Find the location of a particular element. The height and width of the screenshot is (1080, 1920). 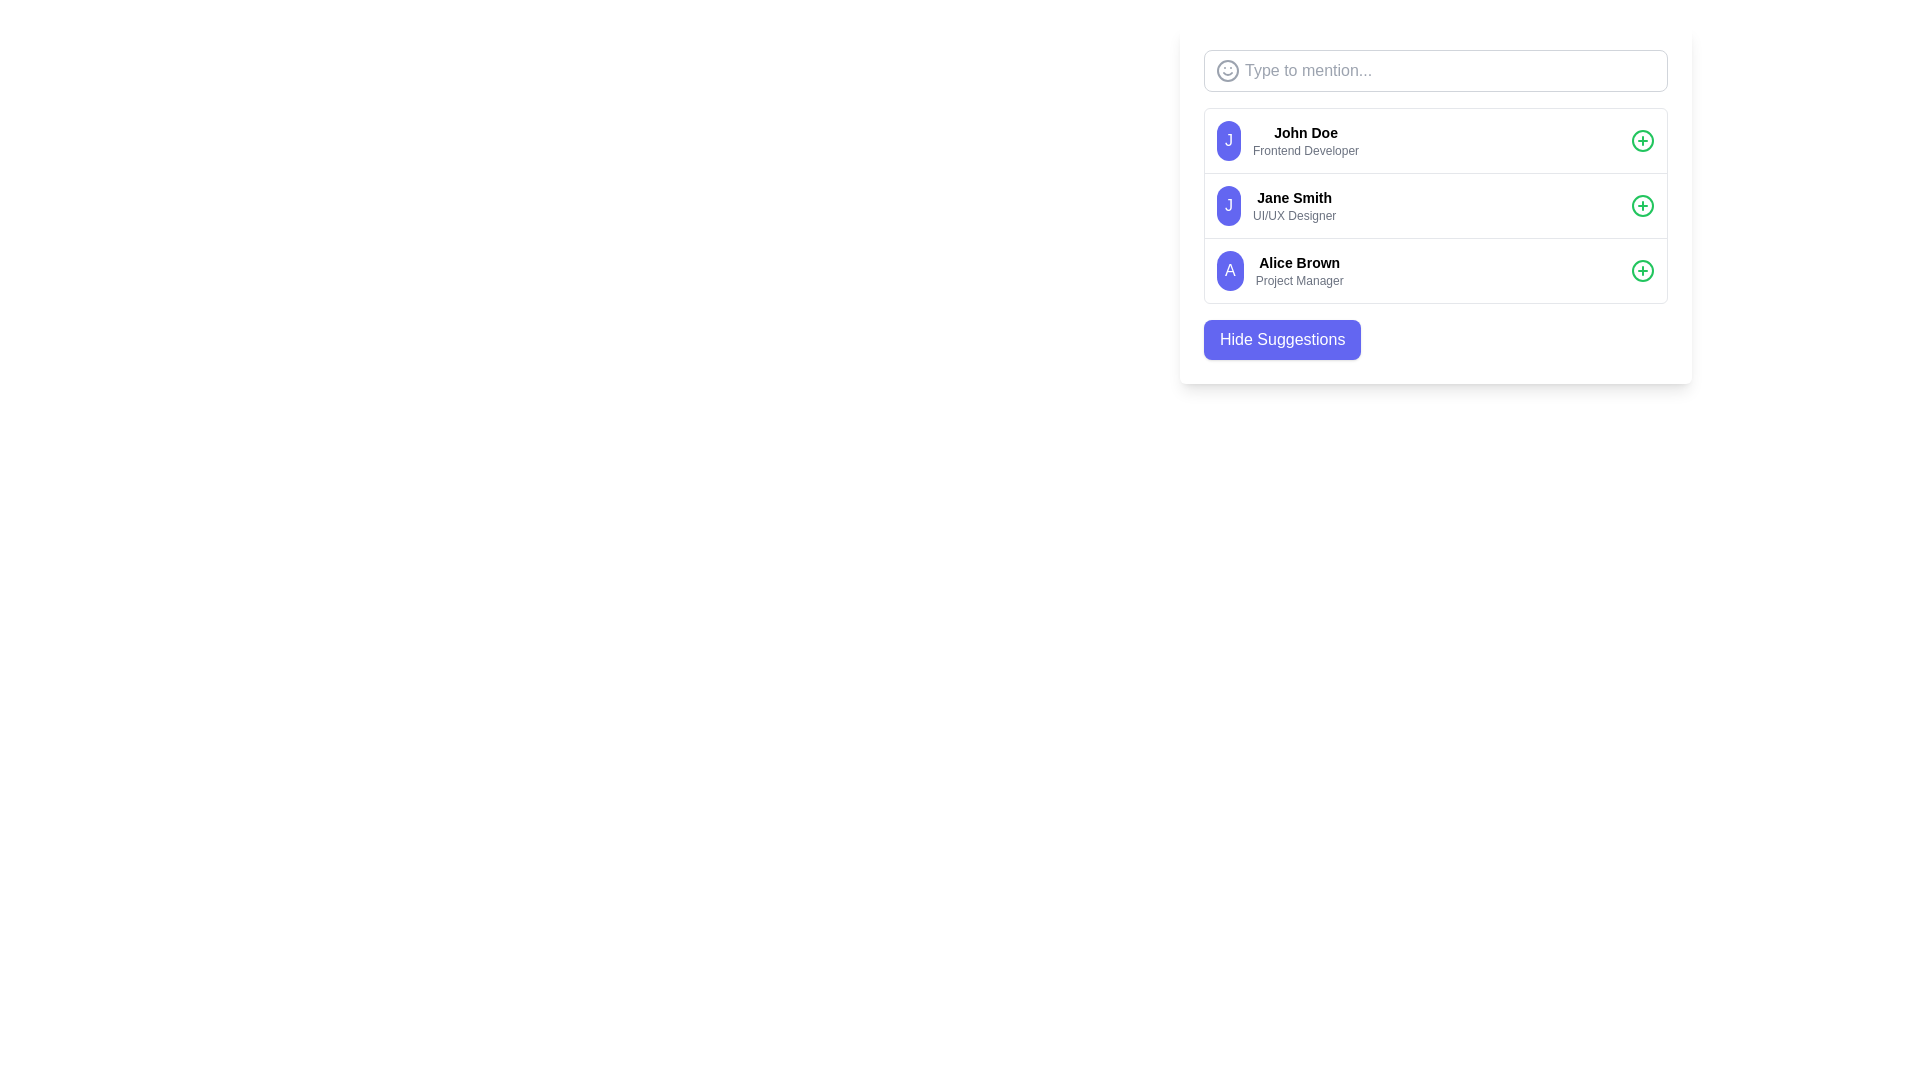

the second item in the mention suggestion list is located at coordinates (1434, 205).